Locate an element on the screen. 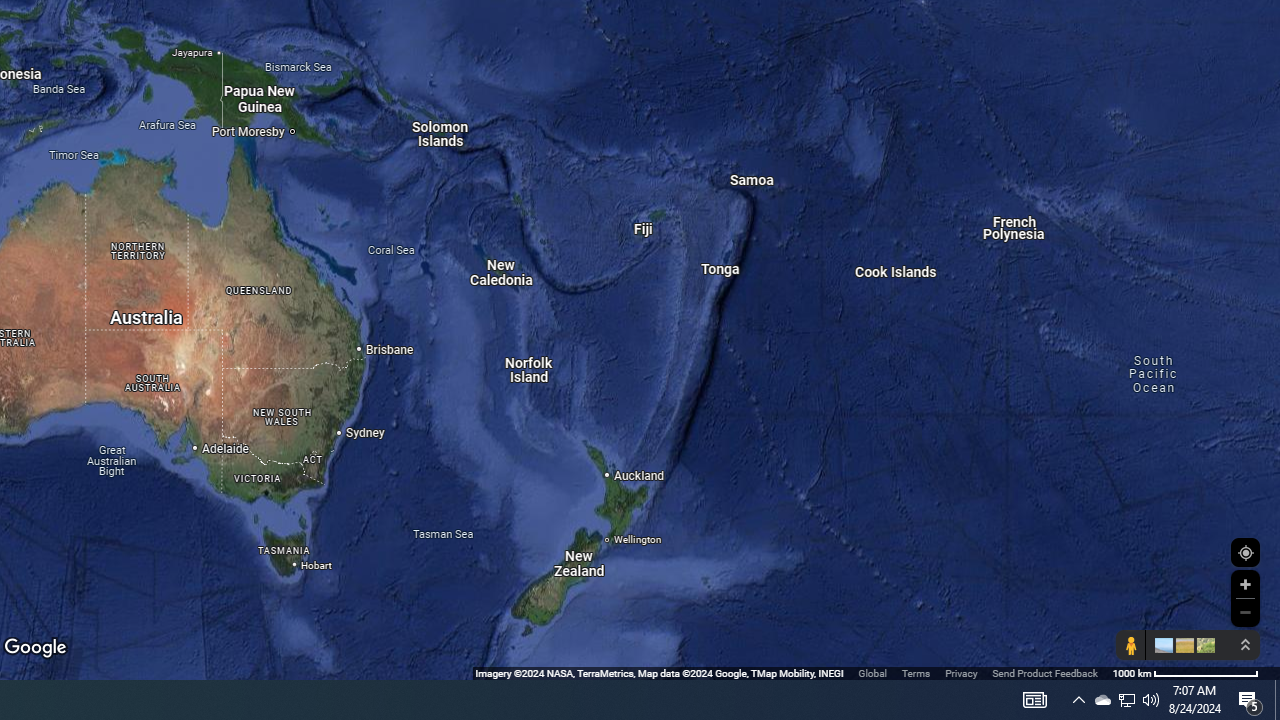  'Show Your Location' is located at coordinates (1244, 552).